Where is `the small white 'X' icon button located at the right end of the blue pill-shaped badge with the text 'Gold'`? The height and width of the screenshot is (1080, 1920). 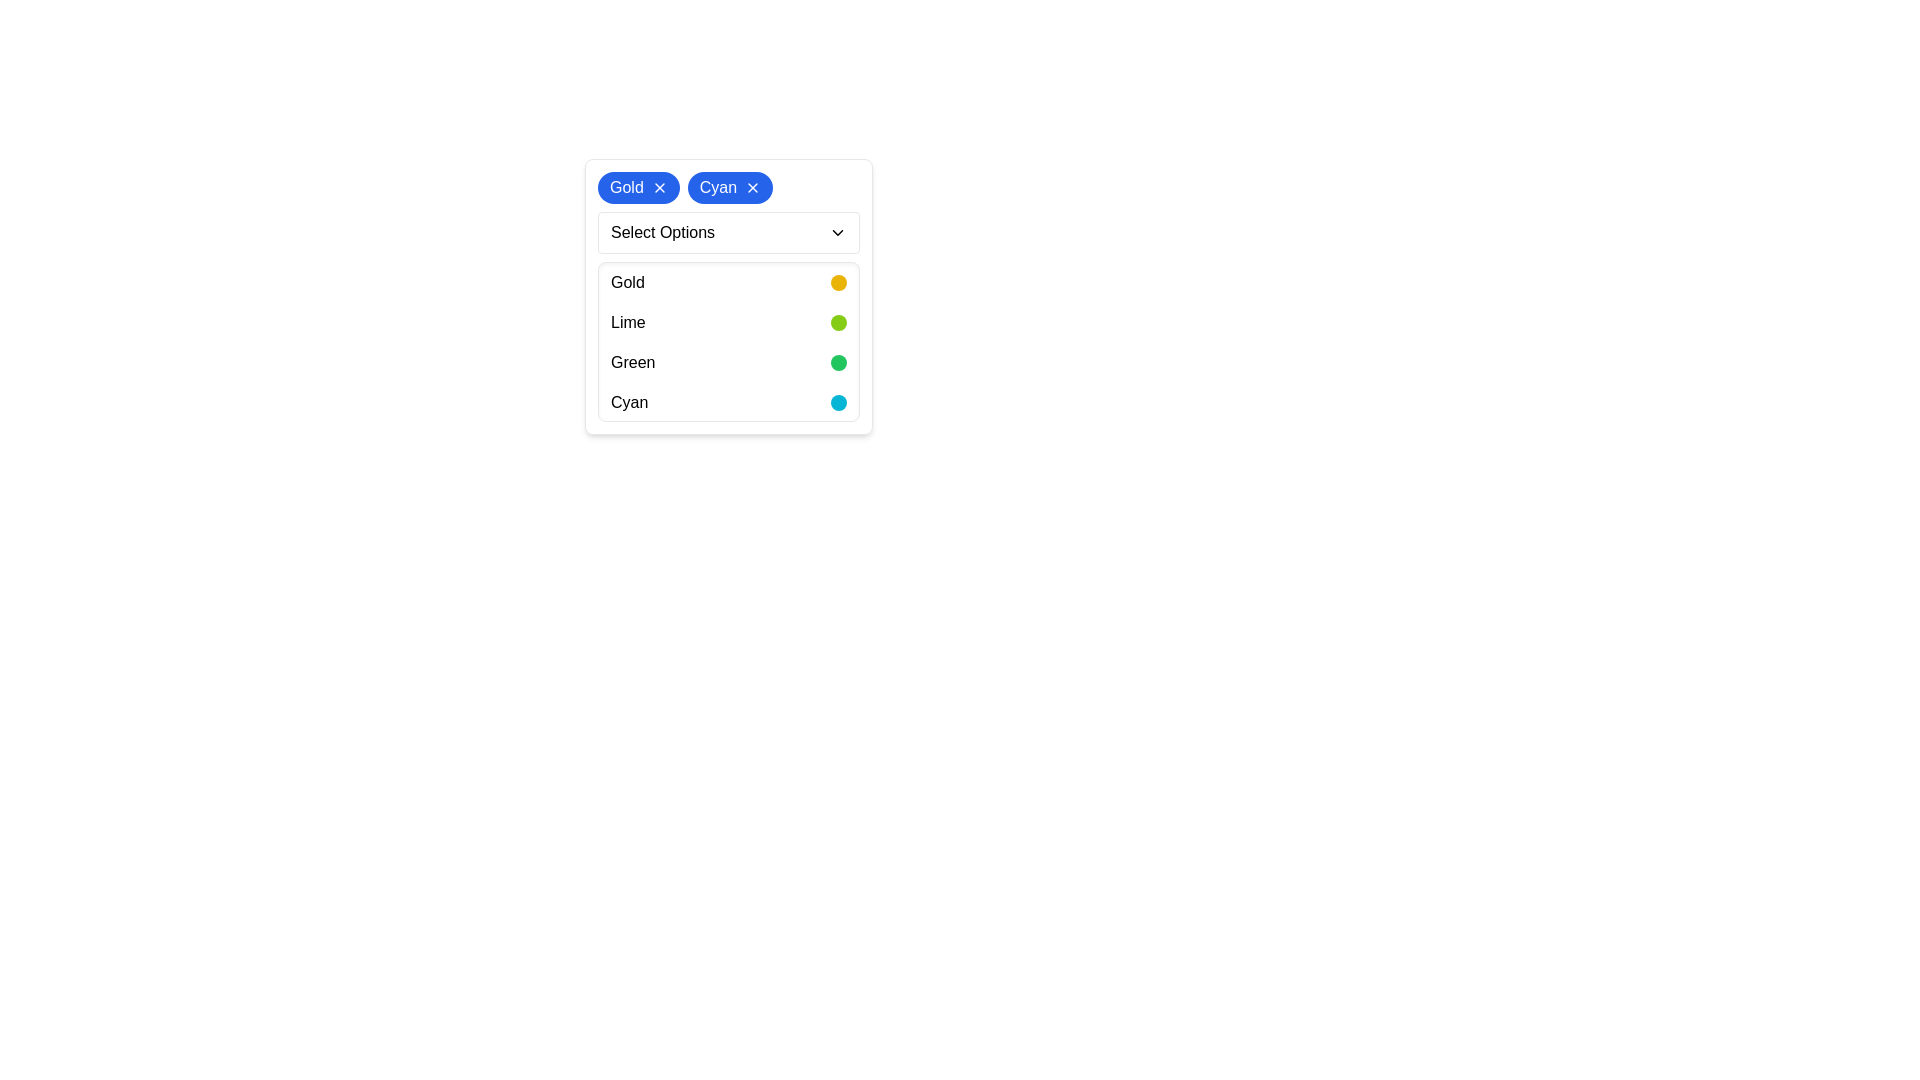 the small white 'X' icon button located at the right end of the blue pill-shaped badge with the text 'Gold' is located at coordinates (659, 188).